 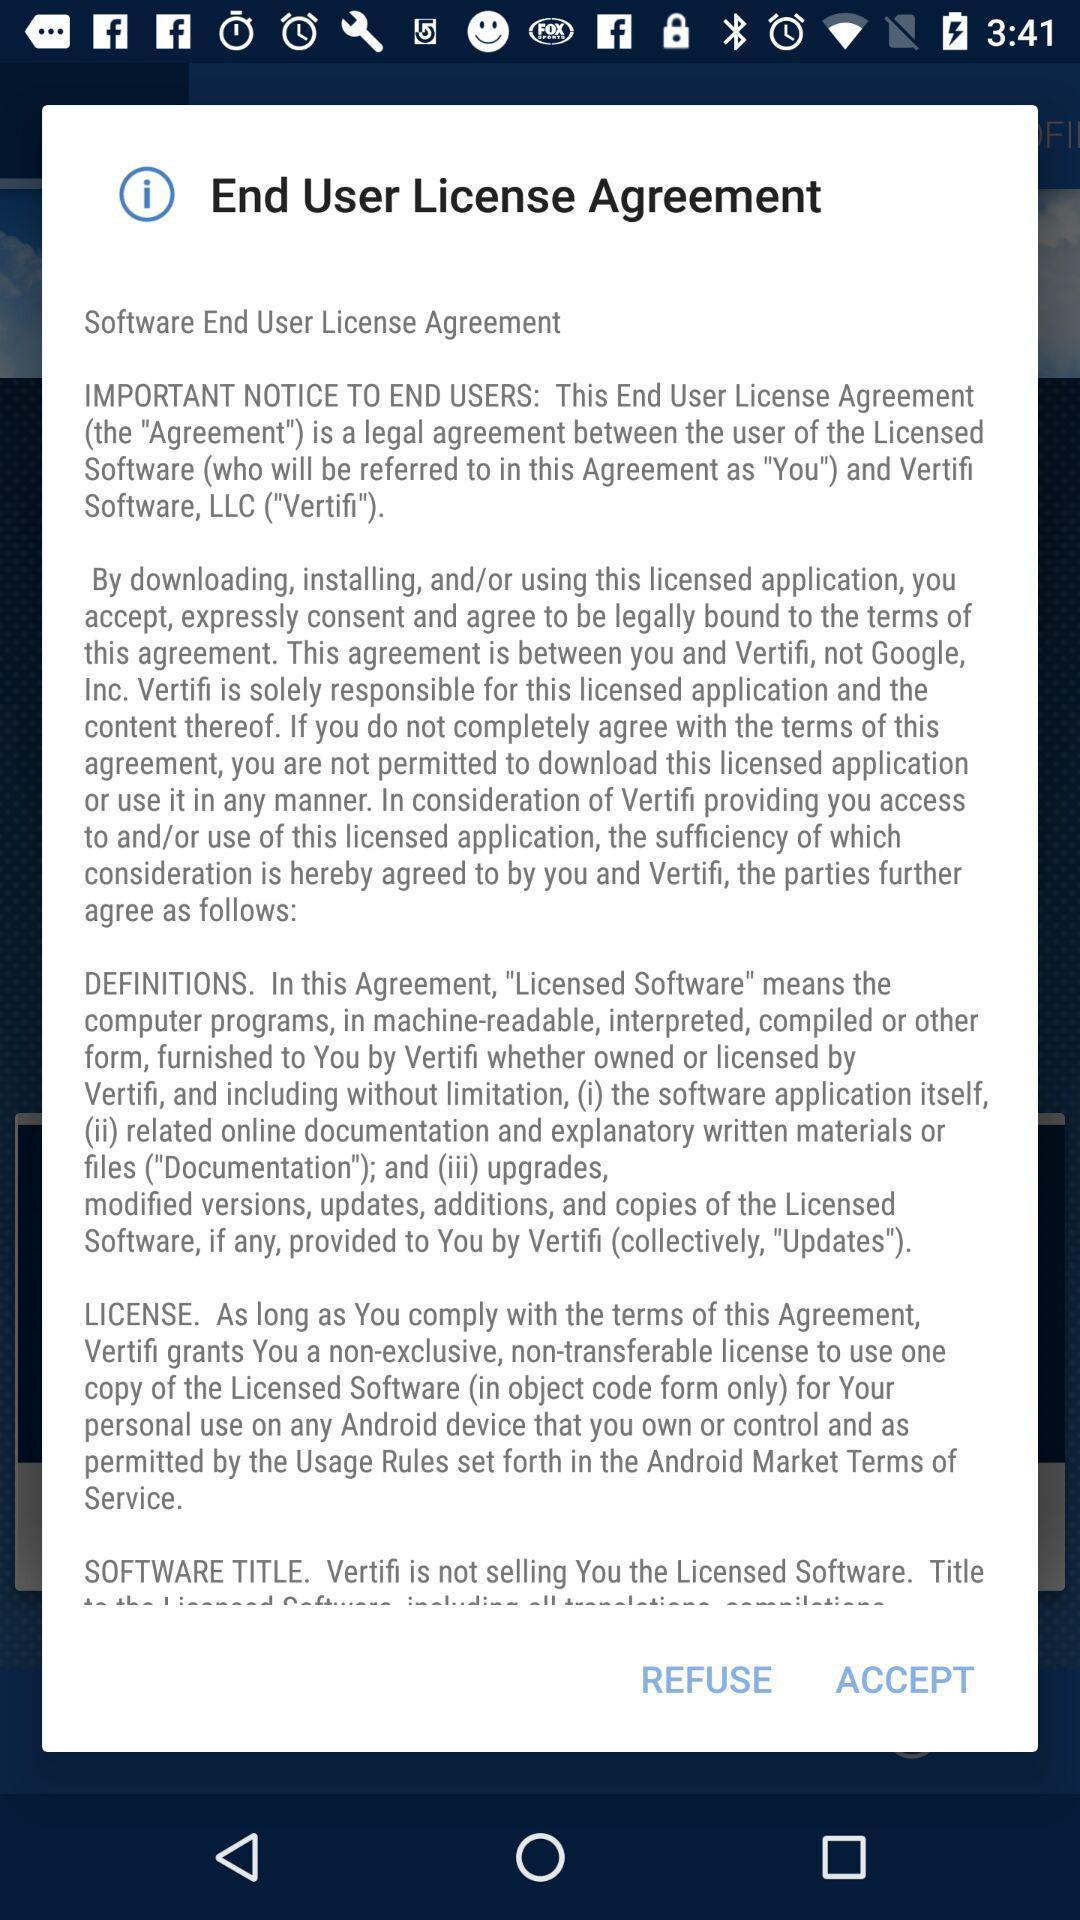 I want to click on the item at the bottom right corner, so click(x=905, y=1678).